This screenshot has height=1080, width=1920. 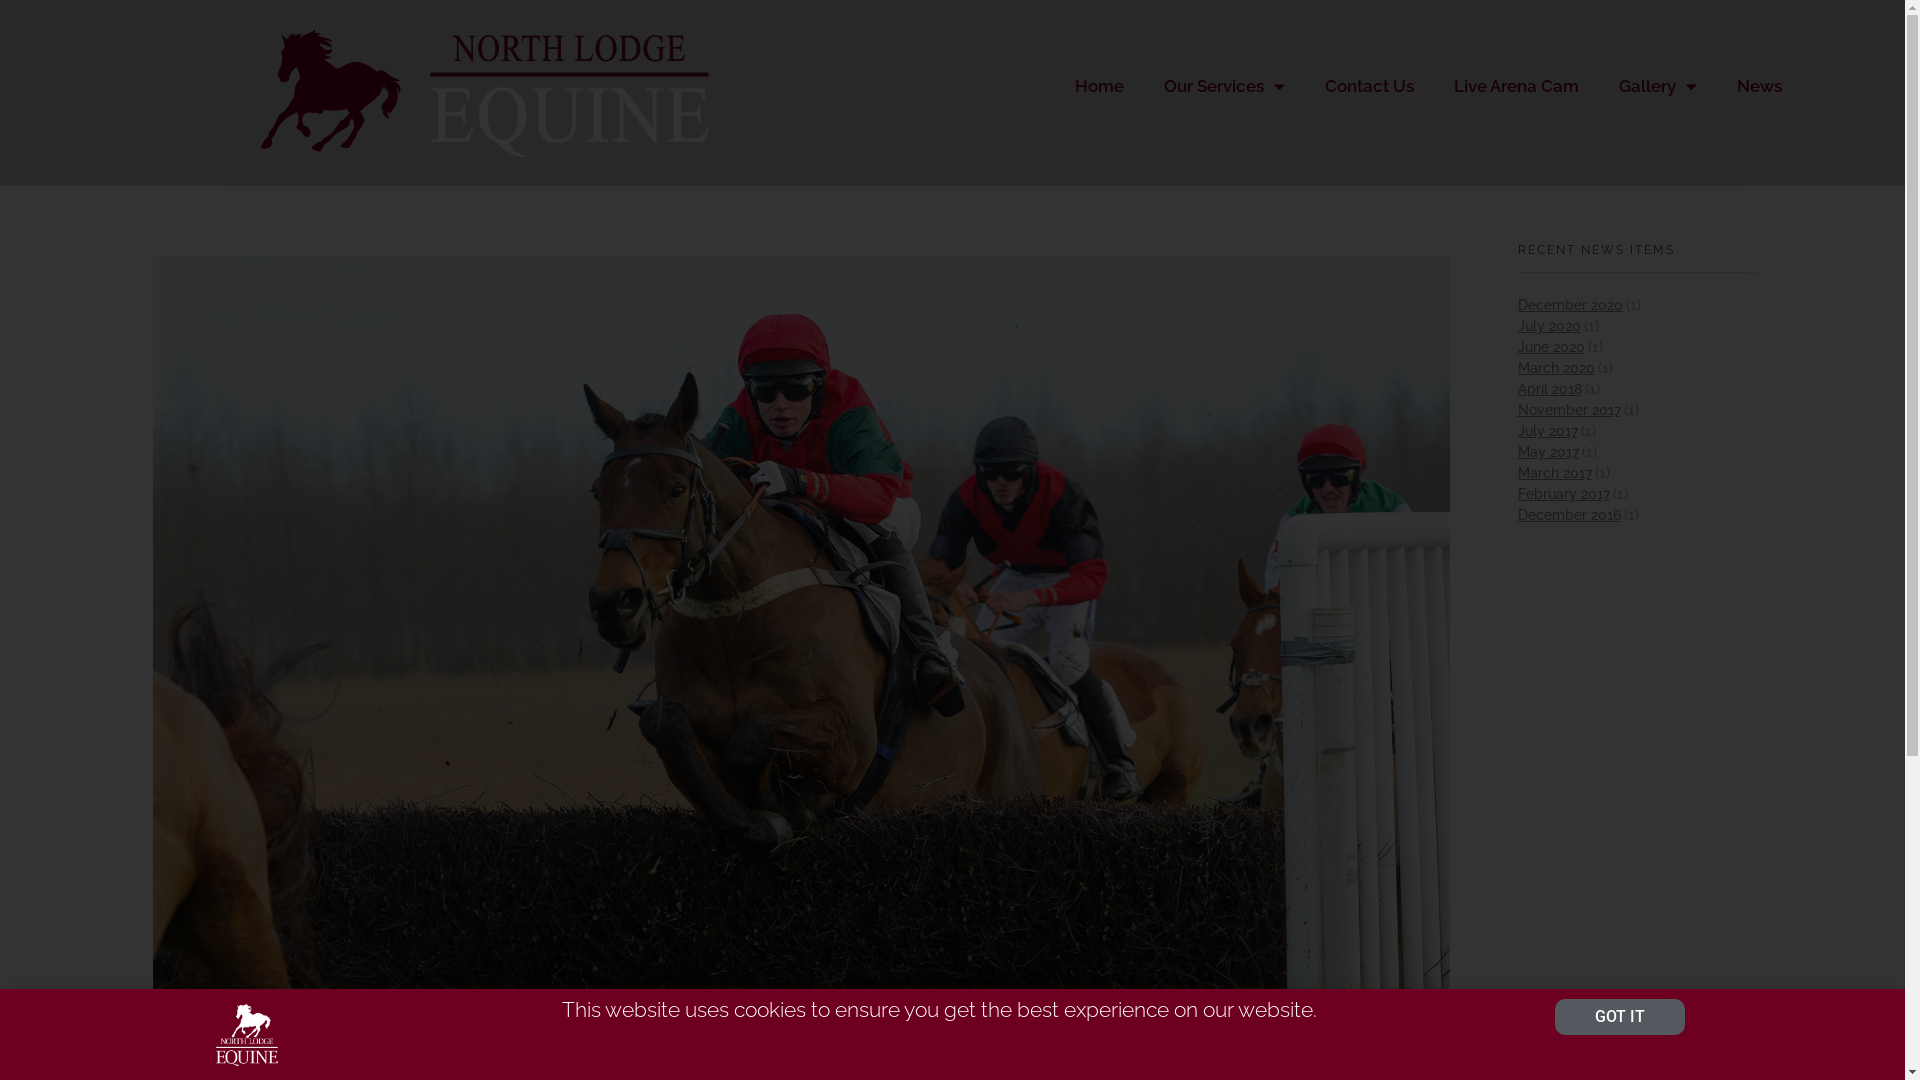 I want to click on 'Contact Us', so click(x=1305, y=84).